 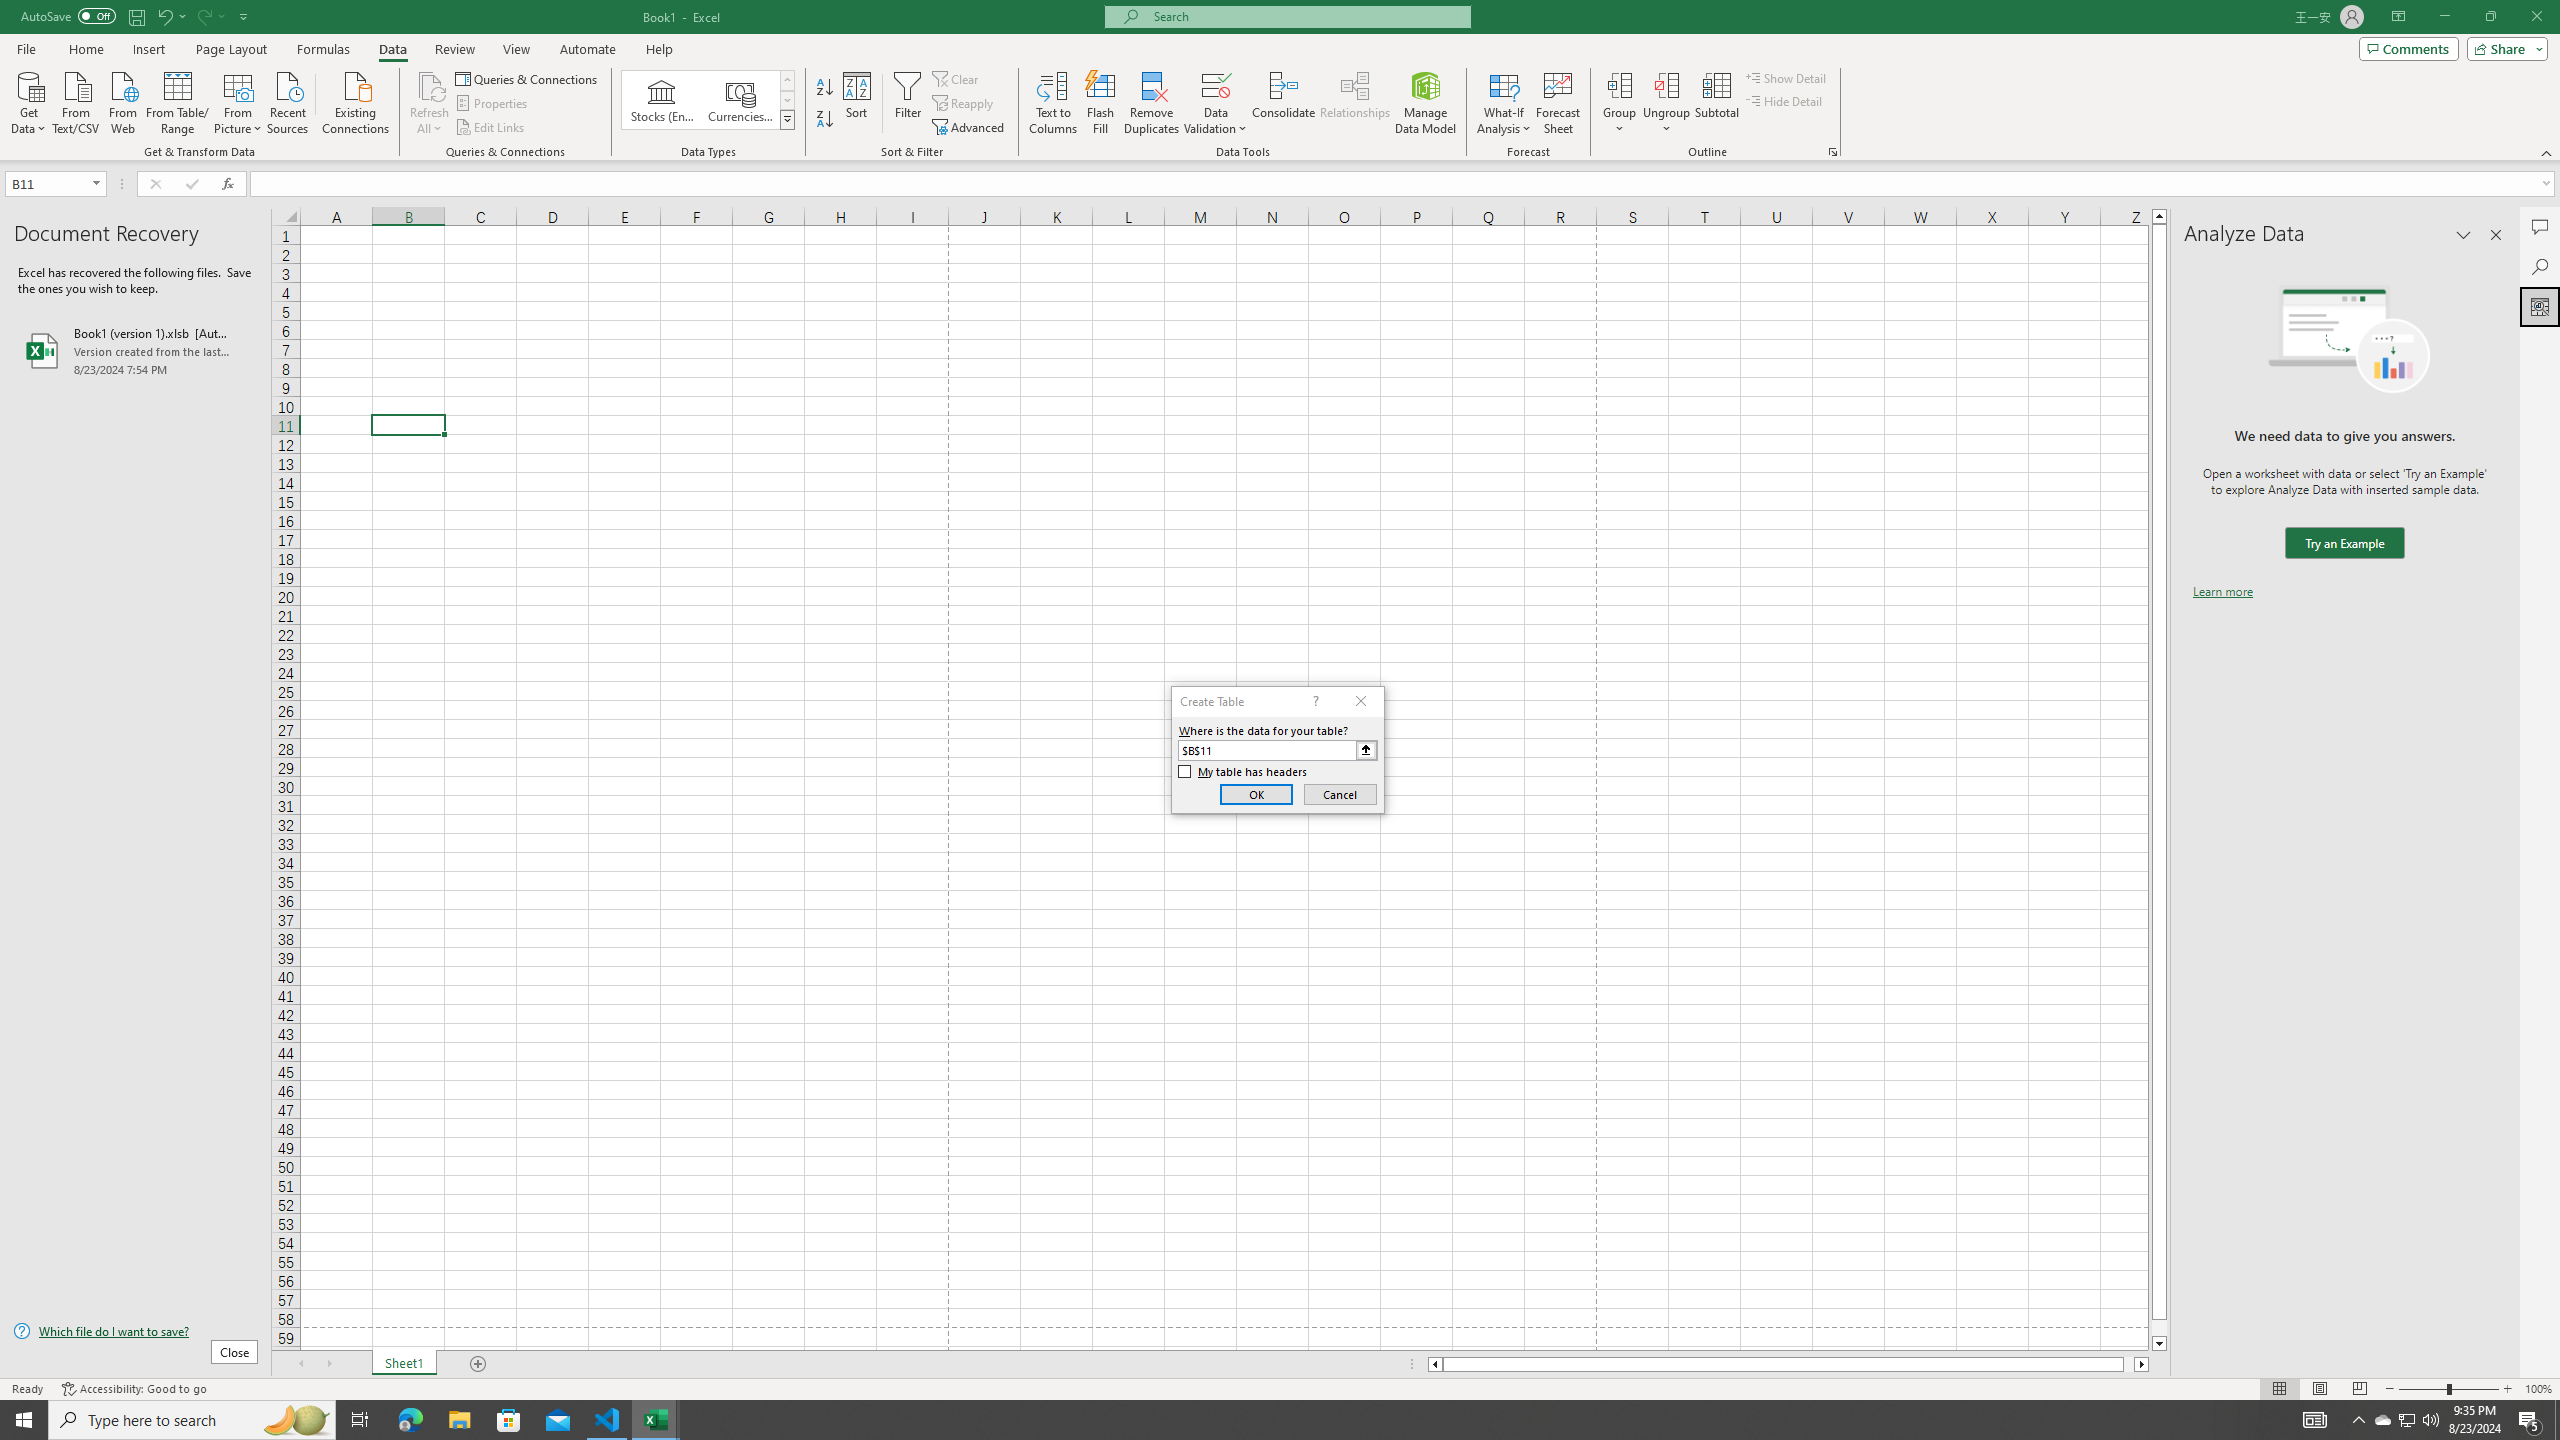 What do you see at coordinates (824, 87) in the screenshot?
I see `'Sort A to Z'` at bounding box center [824, 87].